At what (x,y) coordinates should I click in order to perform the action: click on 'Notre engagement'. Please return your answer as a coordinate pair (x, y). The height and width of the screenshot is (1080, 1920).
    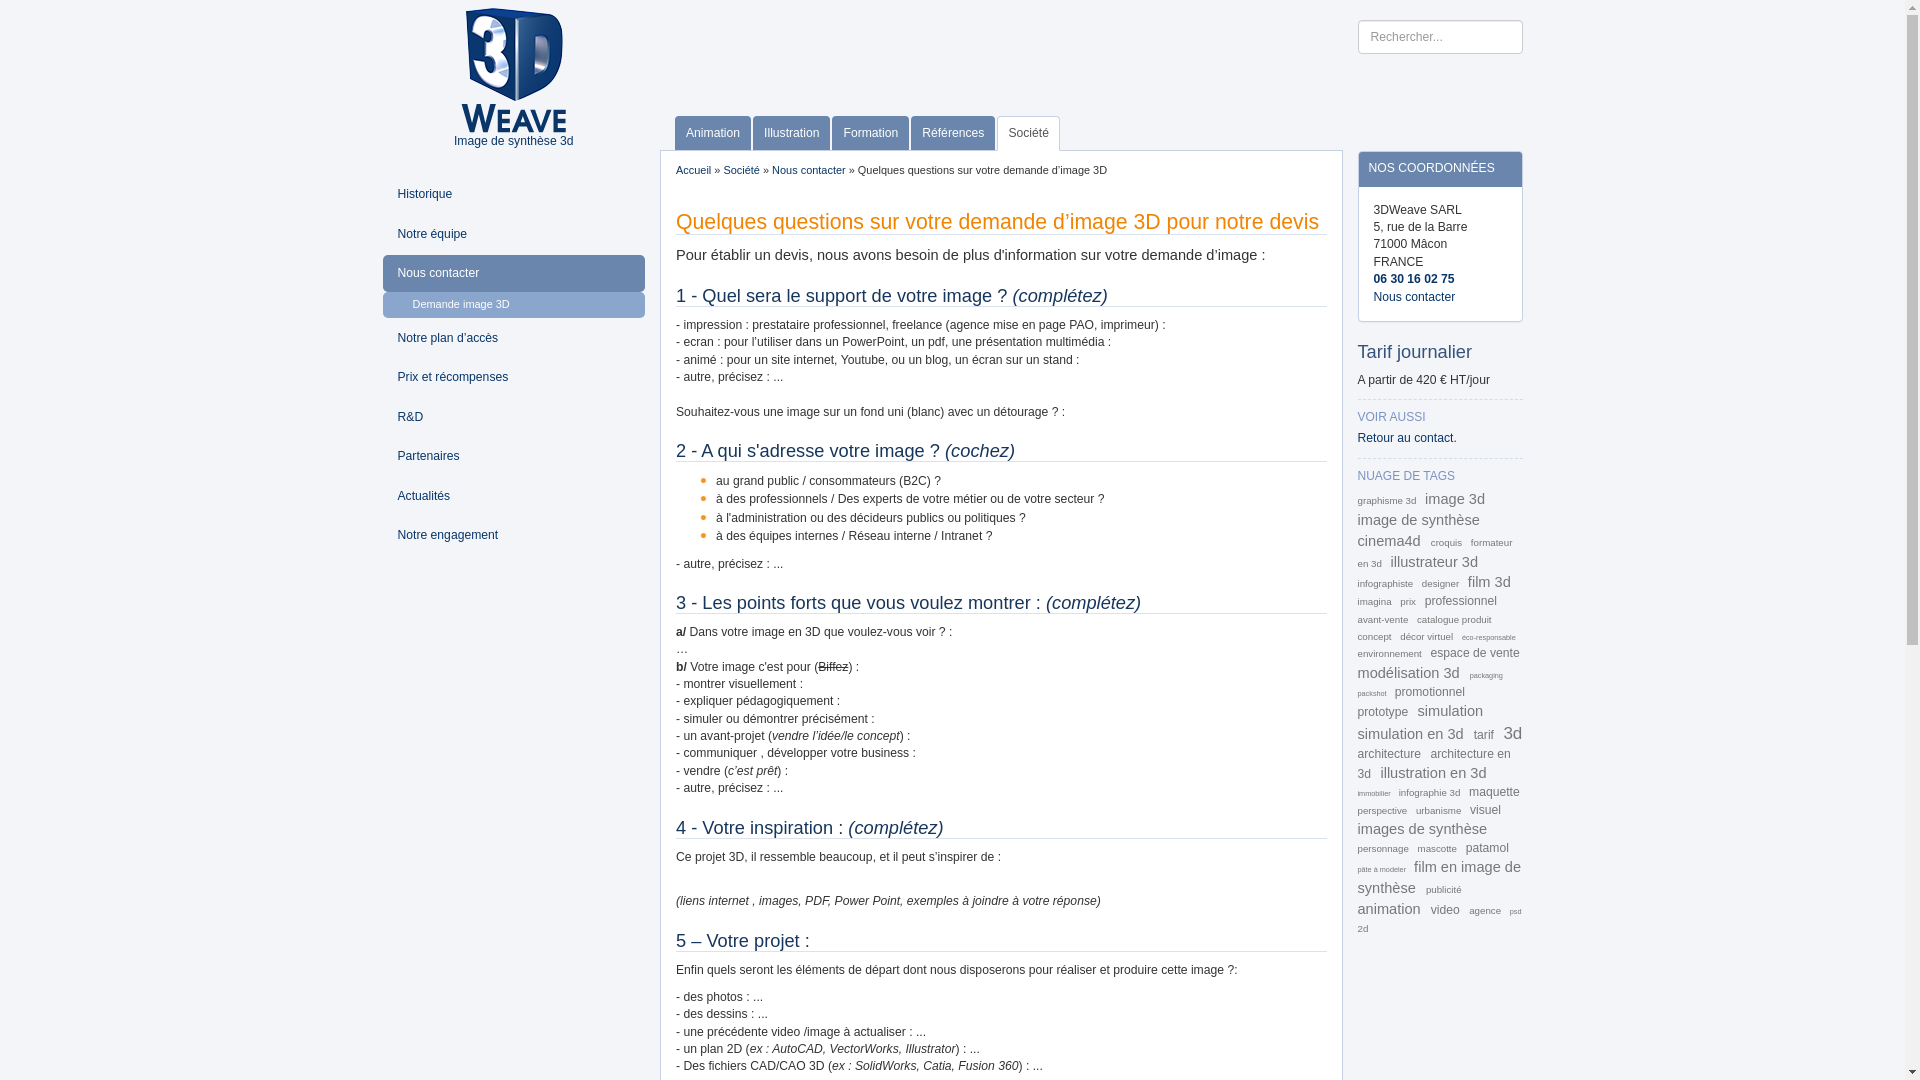
    Looking at the image, I should click on (513, 534).